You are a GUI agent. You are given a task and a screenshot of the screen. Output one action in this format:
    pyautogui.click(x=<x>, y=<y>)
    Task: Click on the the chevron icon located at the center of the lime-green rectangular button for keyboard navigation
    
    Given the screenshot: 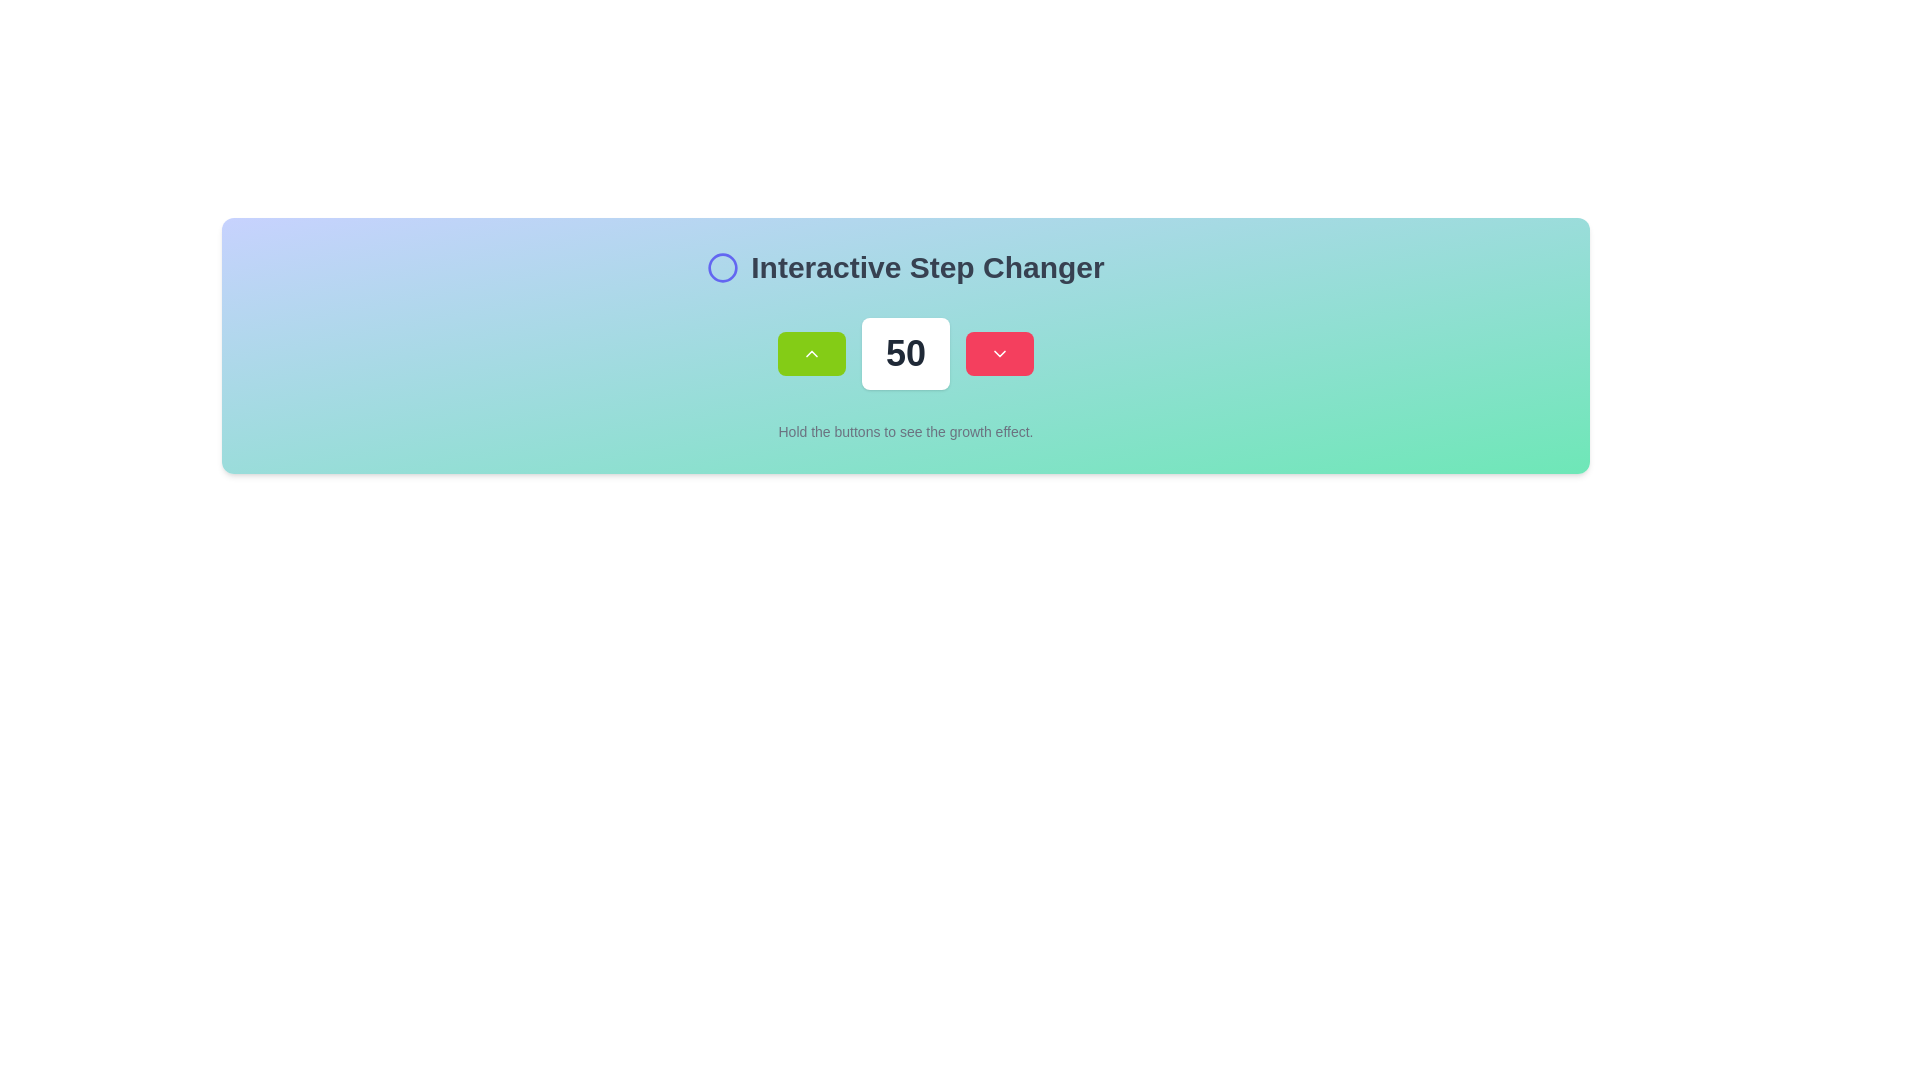 What is the action you would take?
    pyautogui.click(x=811, y=353)
    